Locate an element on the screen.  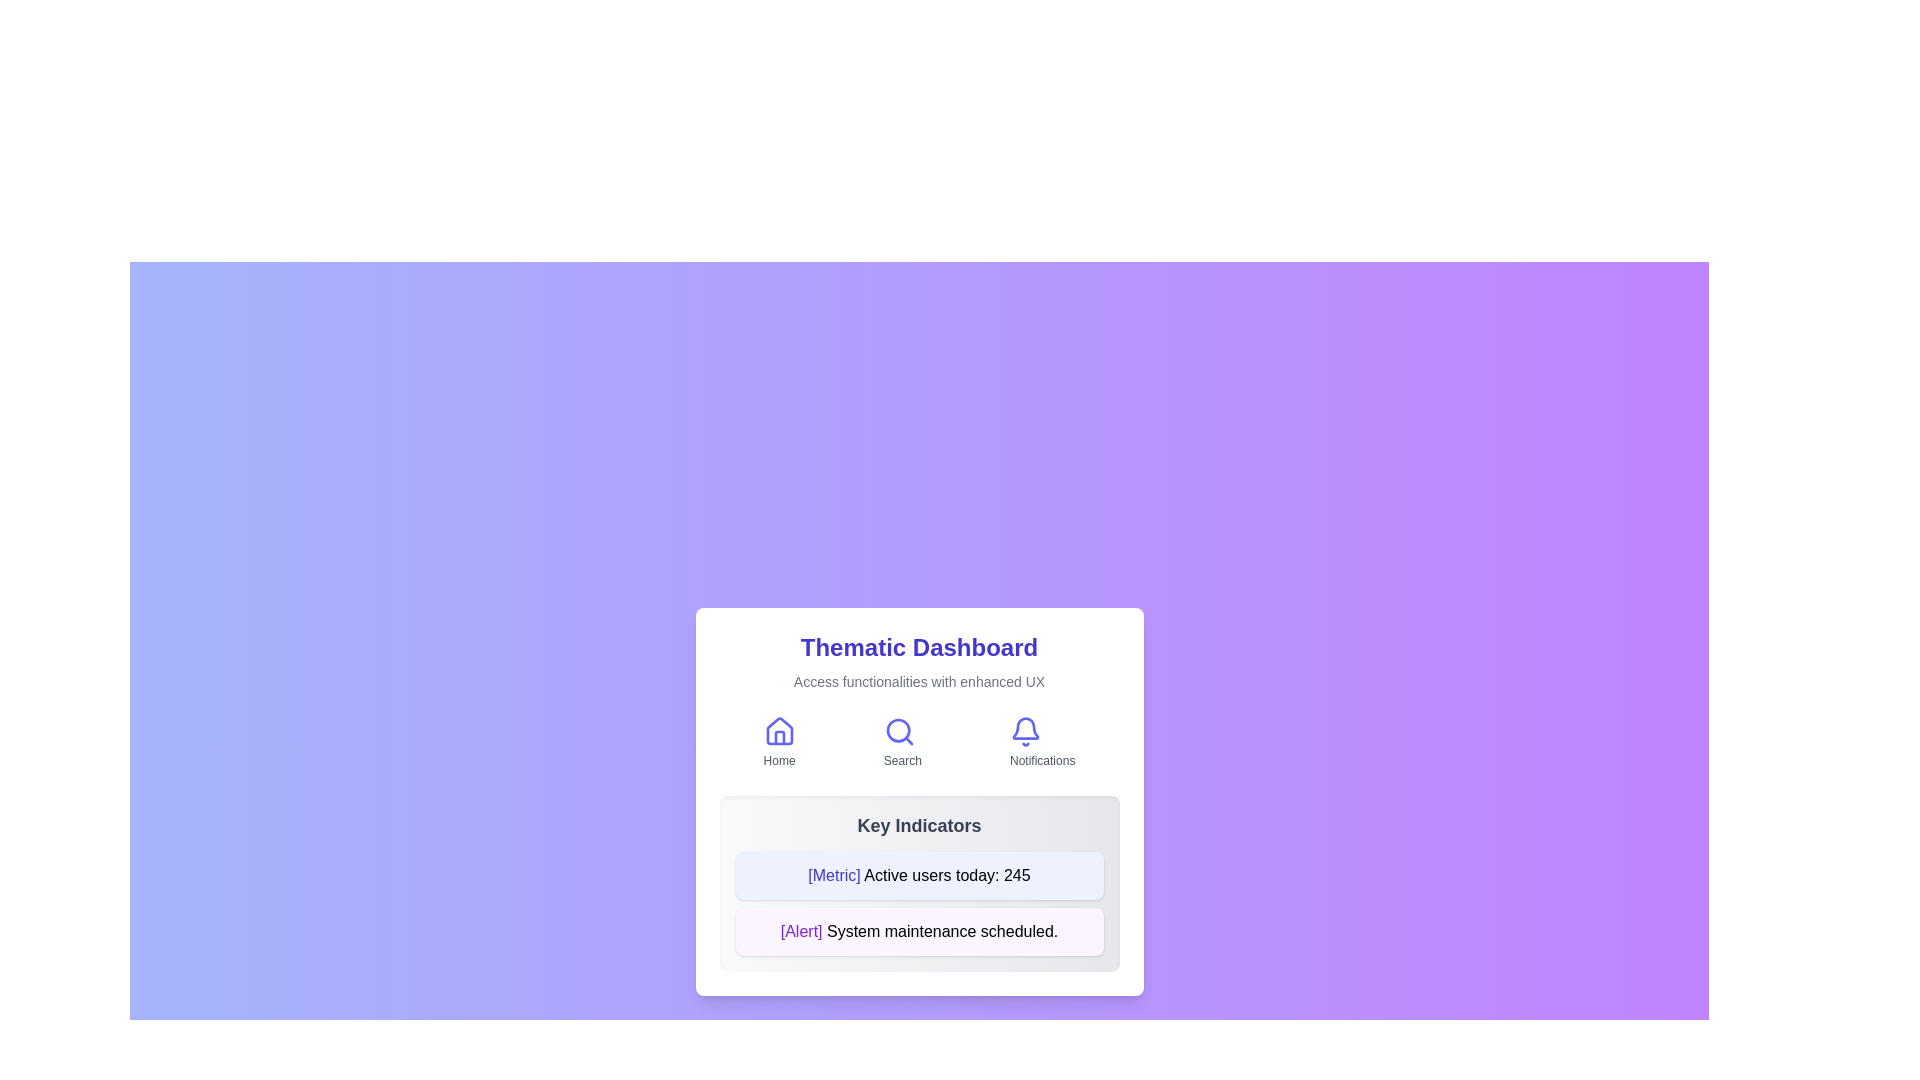
message from the Label or Text Indicator which serves as a prefix for the notification message, located near the bottom of the dashboard interface is located at coordinates (801, 931).